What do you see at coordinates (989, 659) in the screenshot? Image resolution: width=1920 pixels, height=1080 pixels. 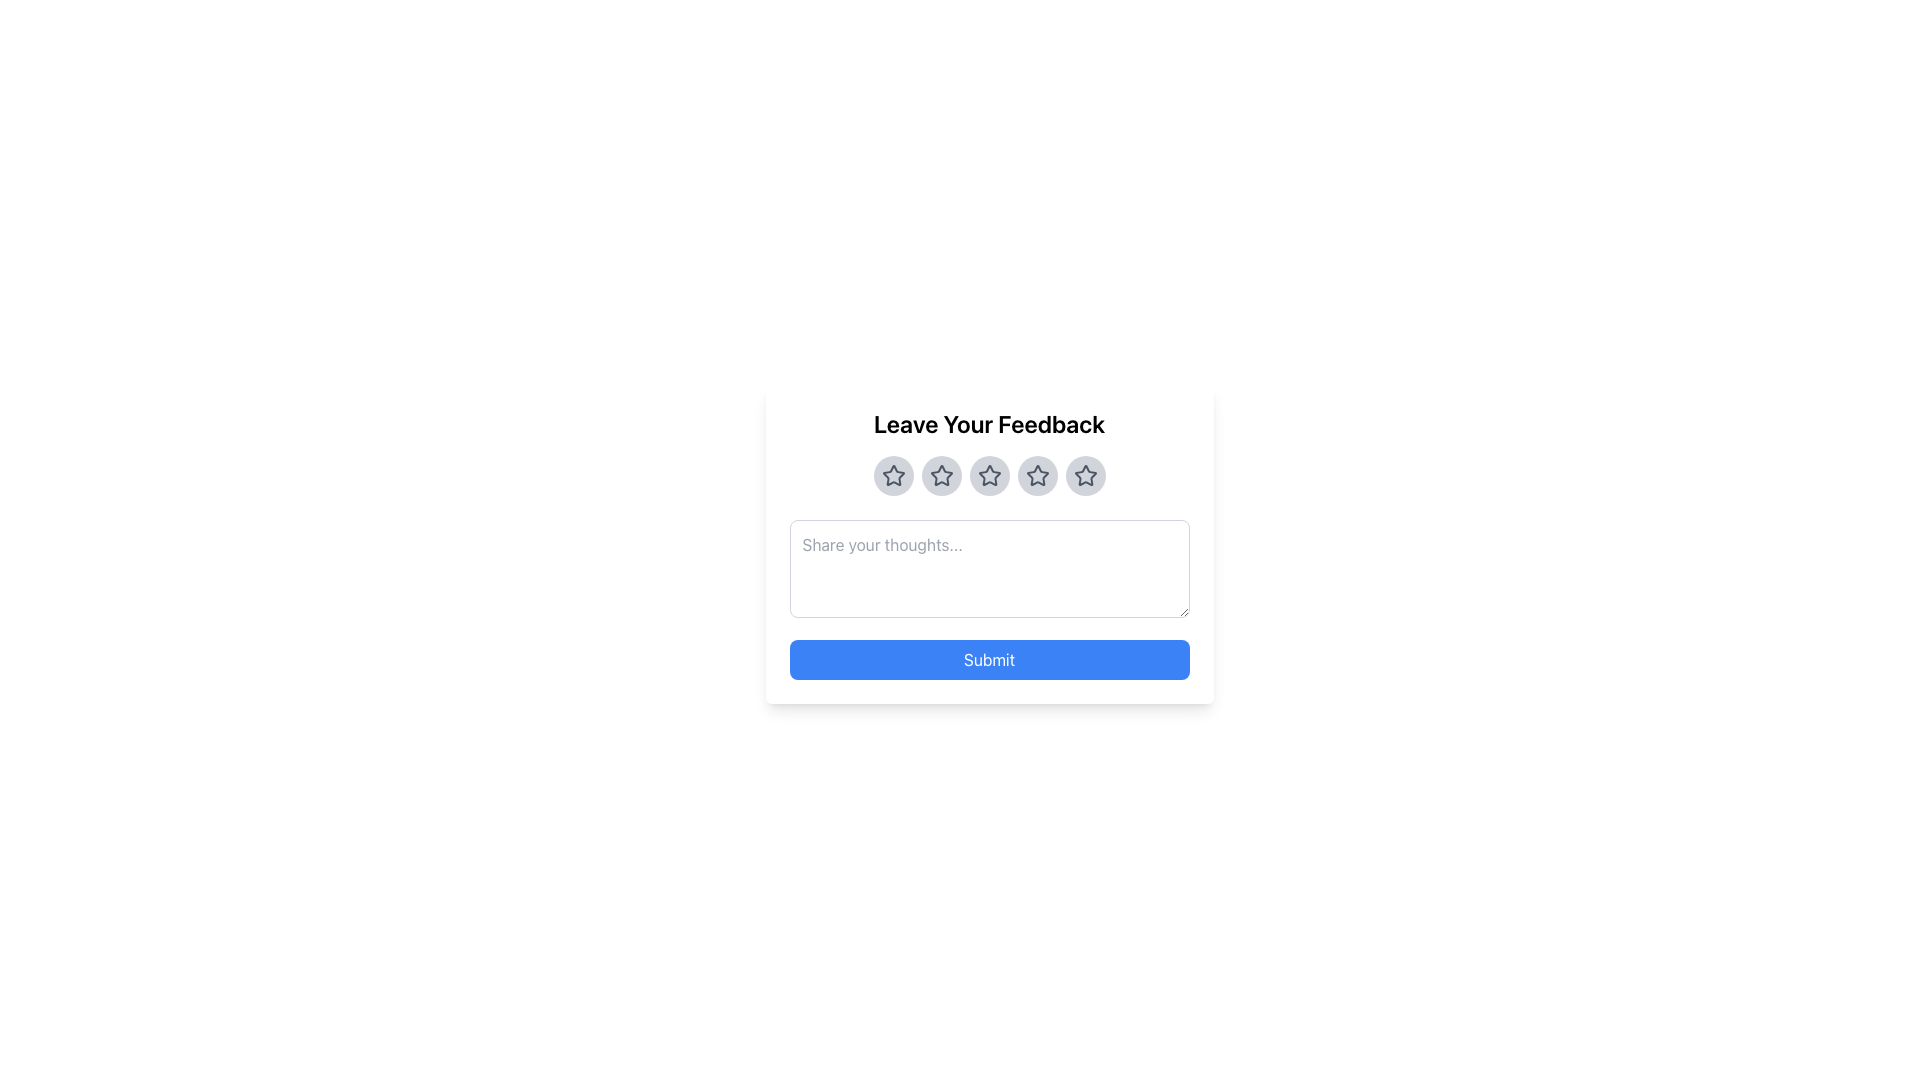 I see `the submit button located at the bottom of the feedback form` at bounding box center [989, 659].